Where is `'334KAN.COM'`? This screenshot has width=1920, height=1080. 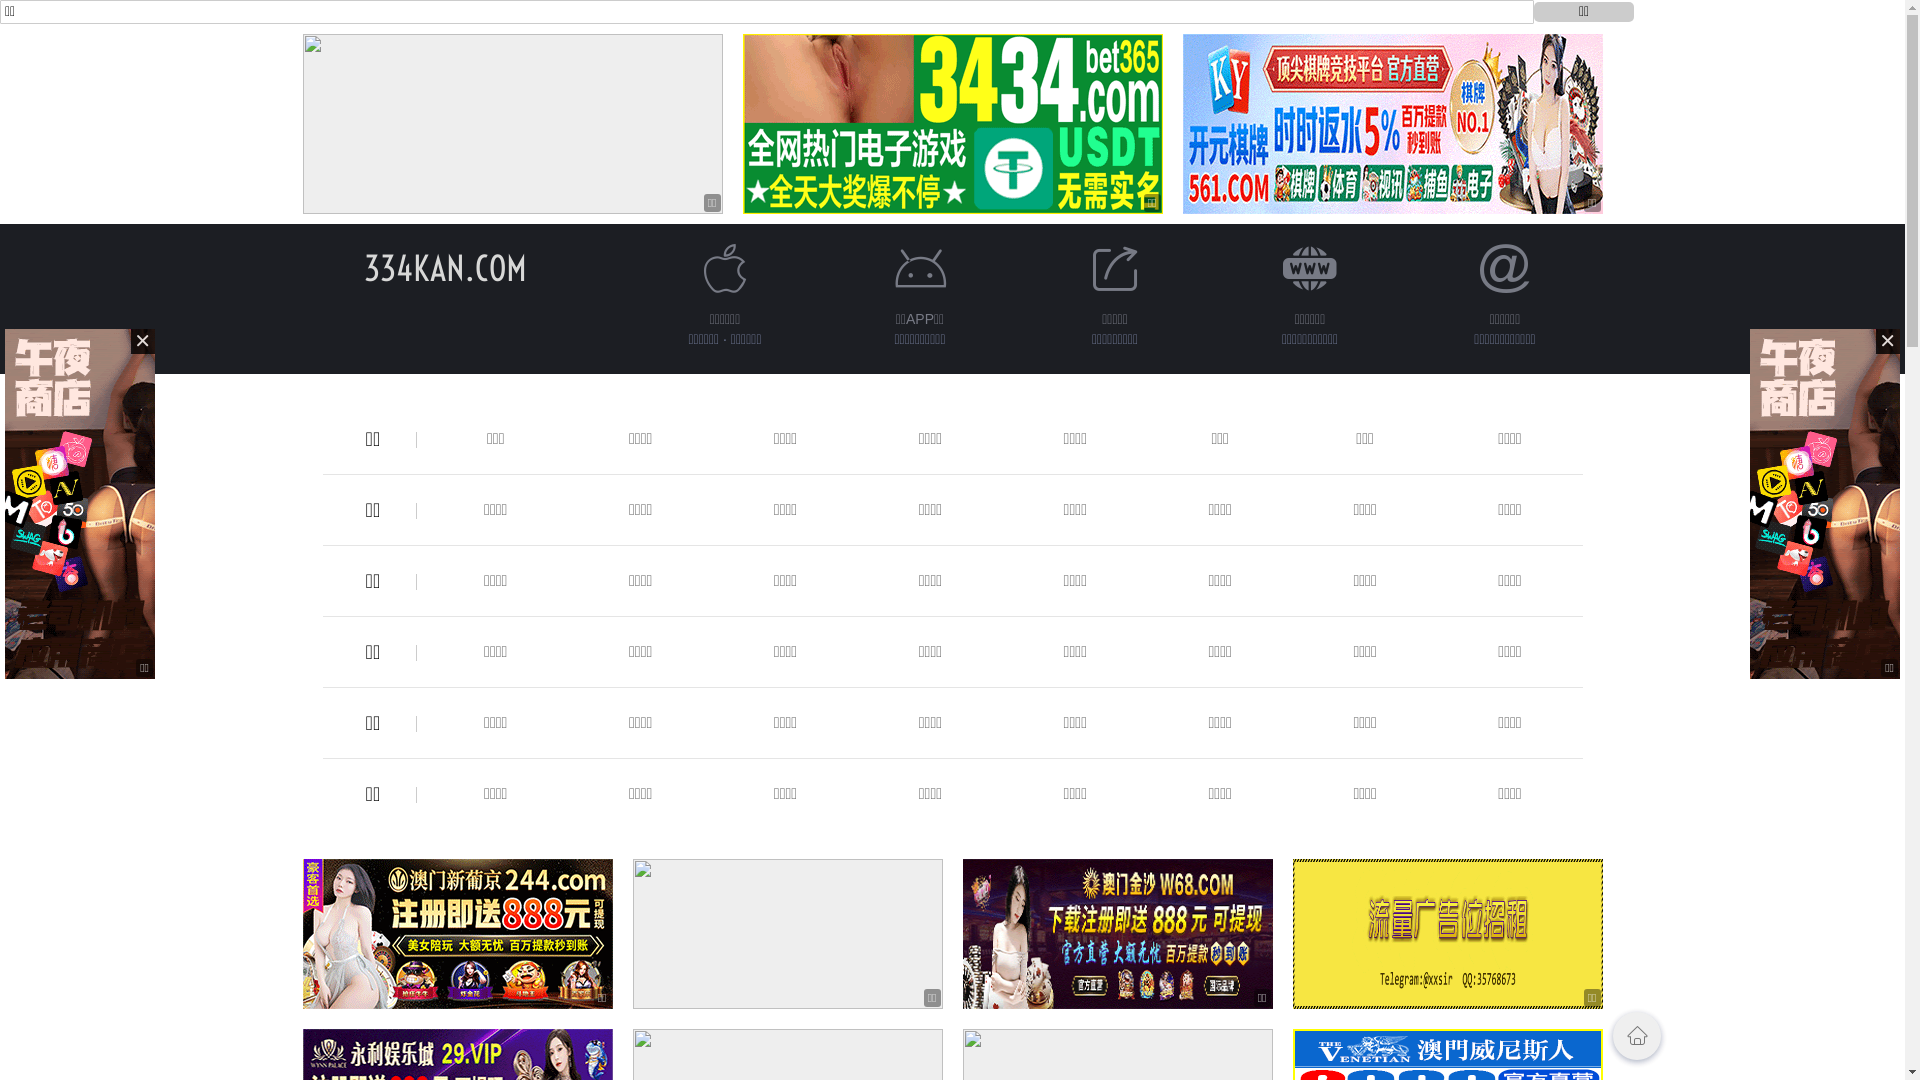
'334KAN.COM' is located at coordinates (444, 267).